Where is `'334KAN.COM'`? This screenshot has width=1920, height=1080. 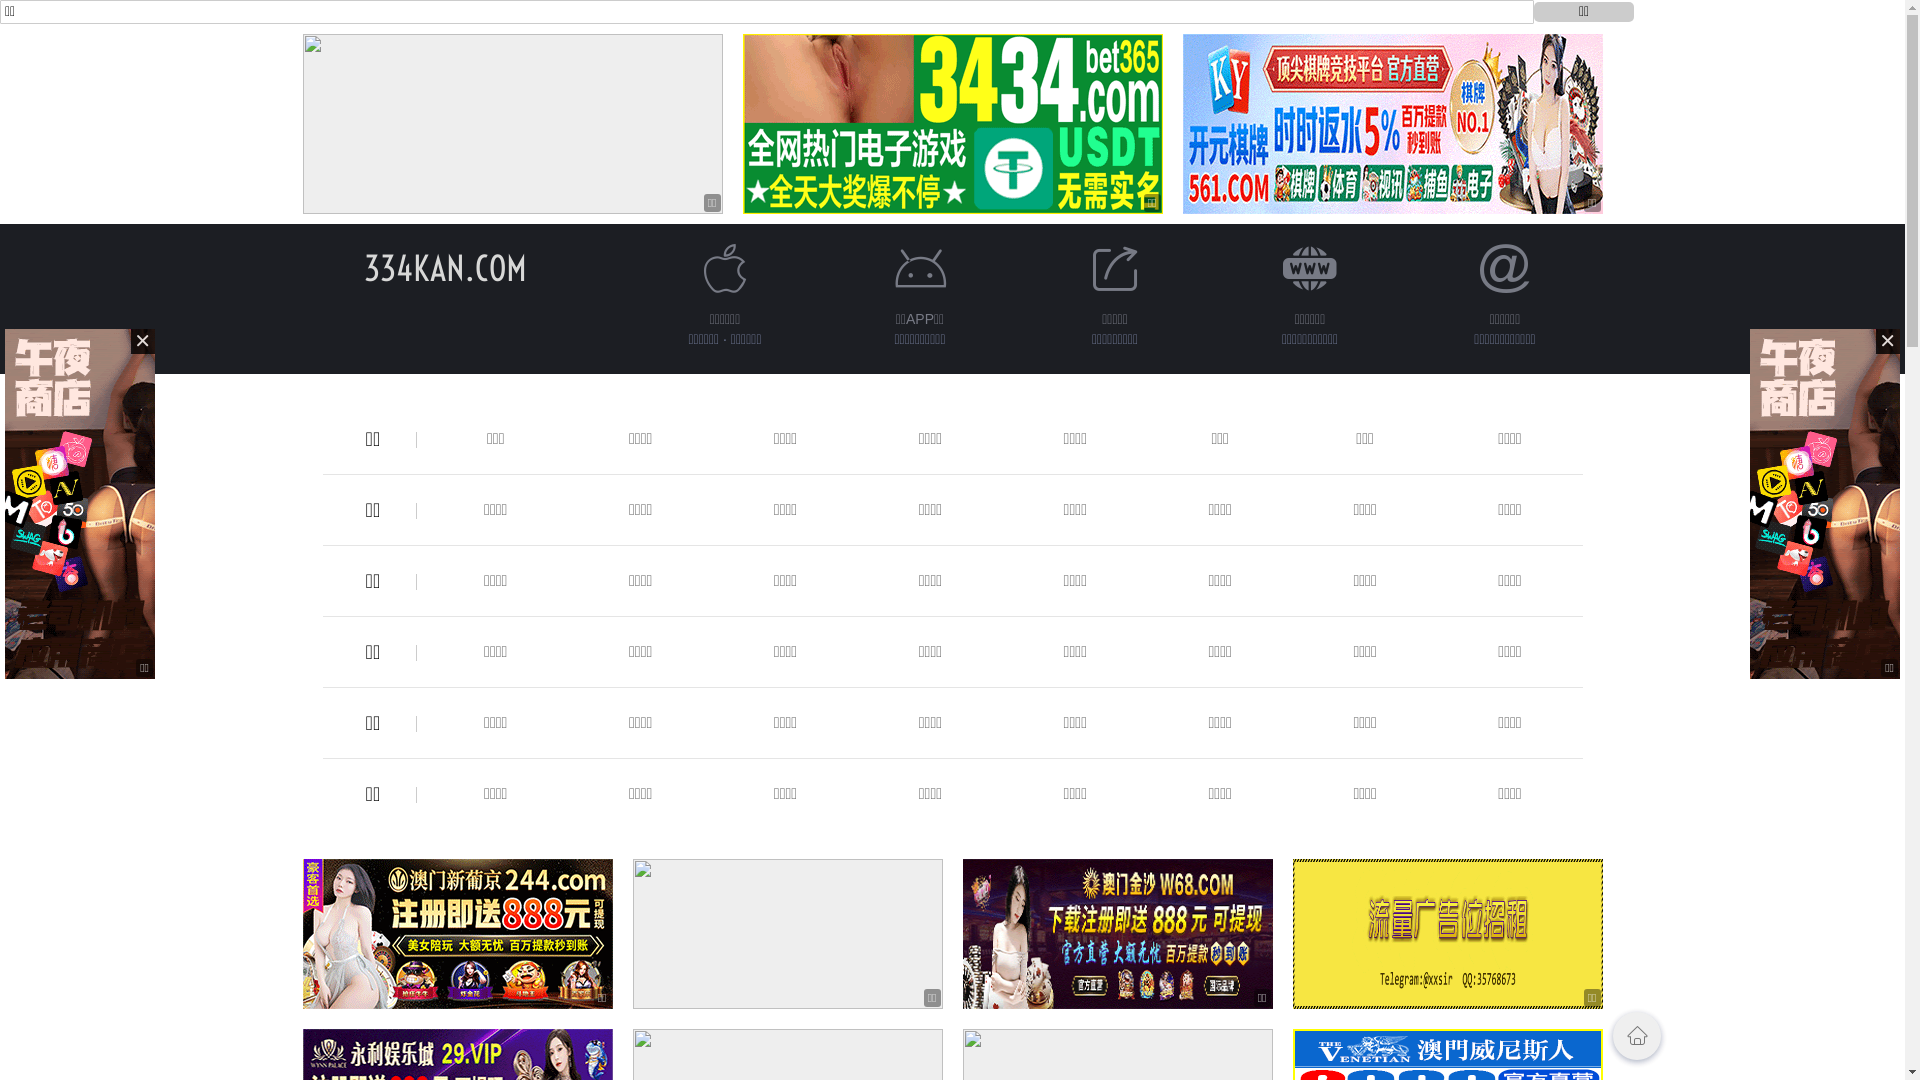
'334KAN.COM' is located at coordinates (444, 267).